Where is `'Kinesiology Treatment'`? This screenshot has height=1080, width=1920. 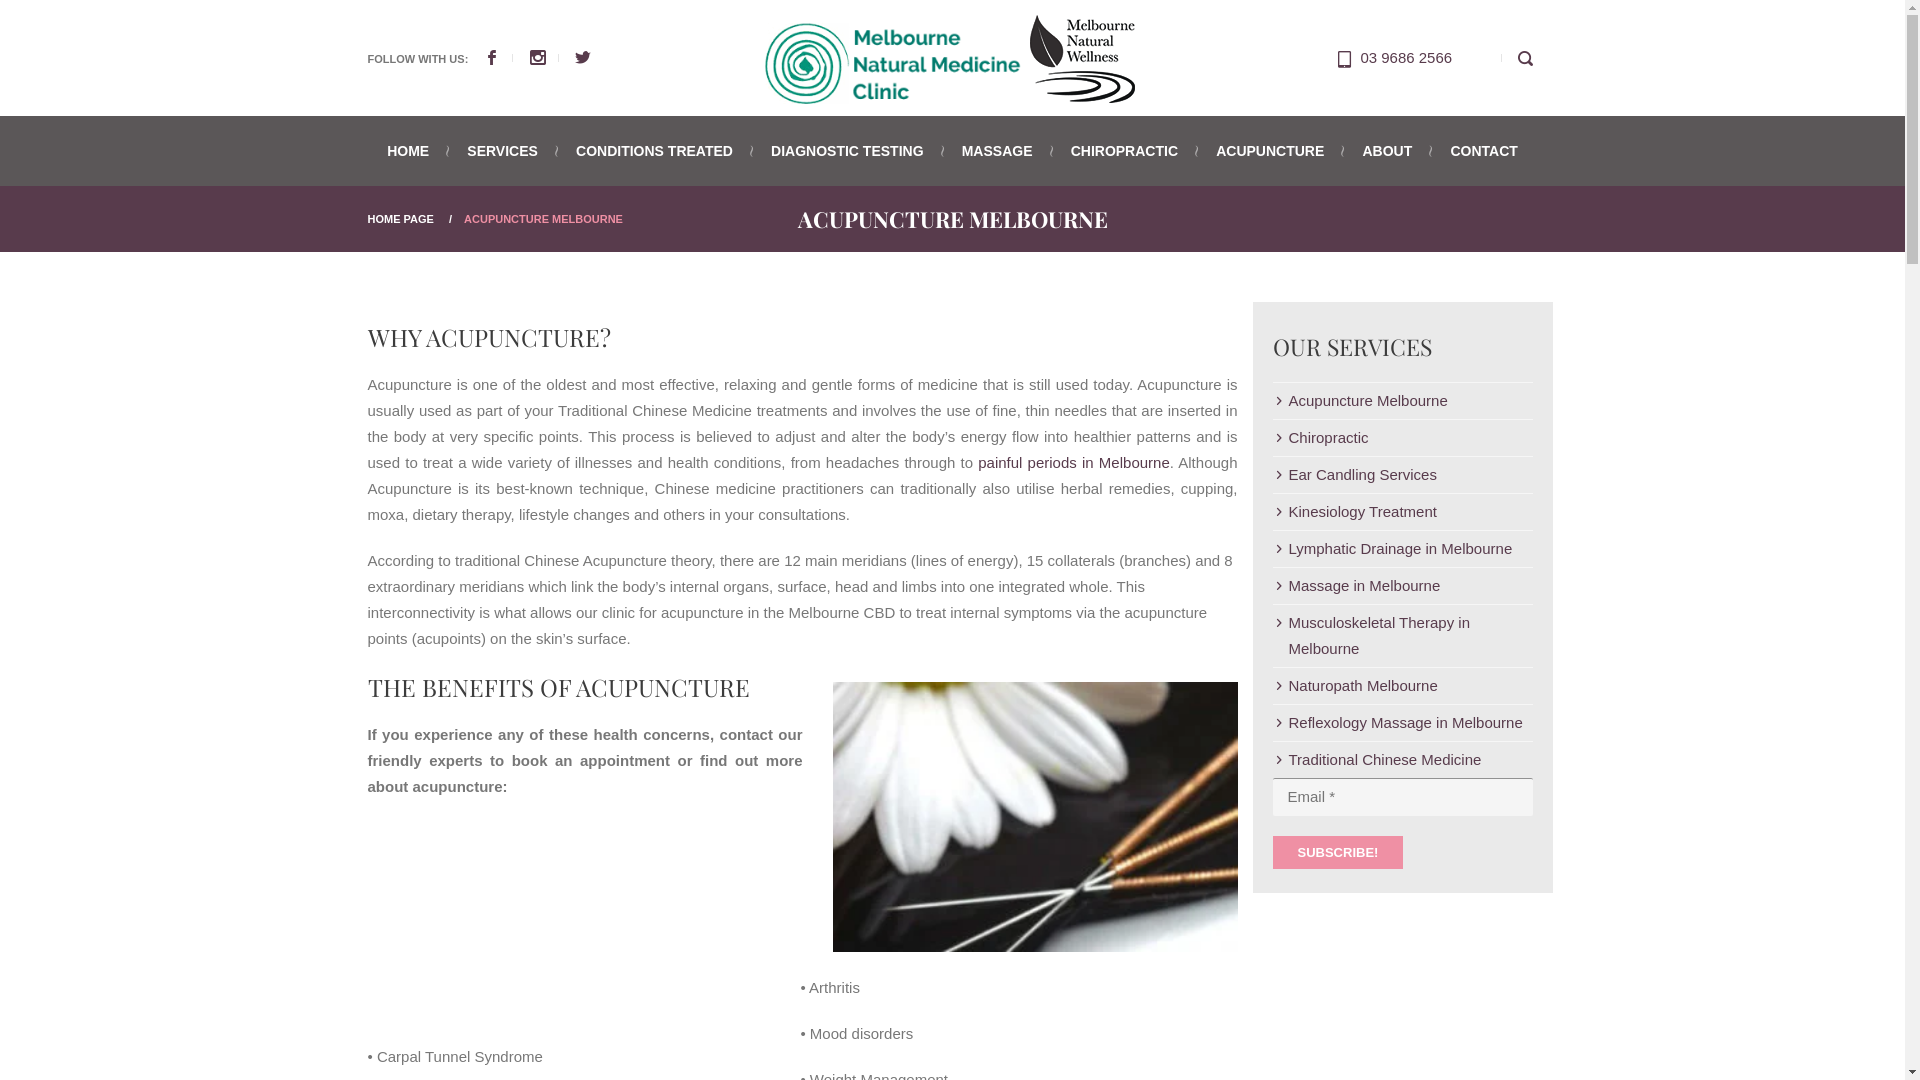 'Kinesiology Treatment' is located at coordinates (1353, 511).